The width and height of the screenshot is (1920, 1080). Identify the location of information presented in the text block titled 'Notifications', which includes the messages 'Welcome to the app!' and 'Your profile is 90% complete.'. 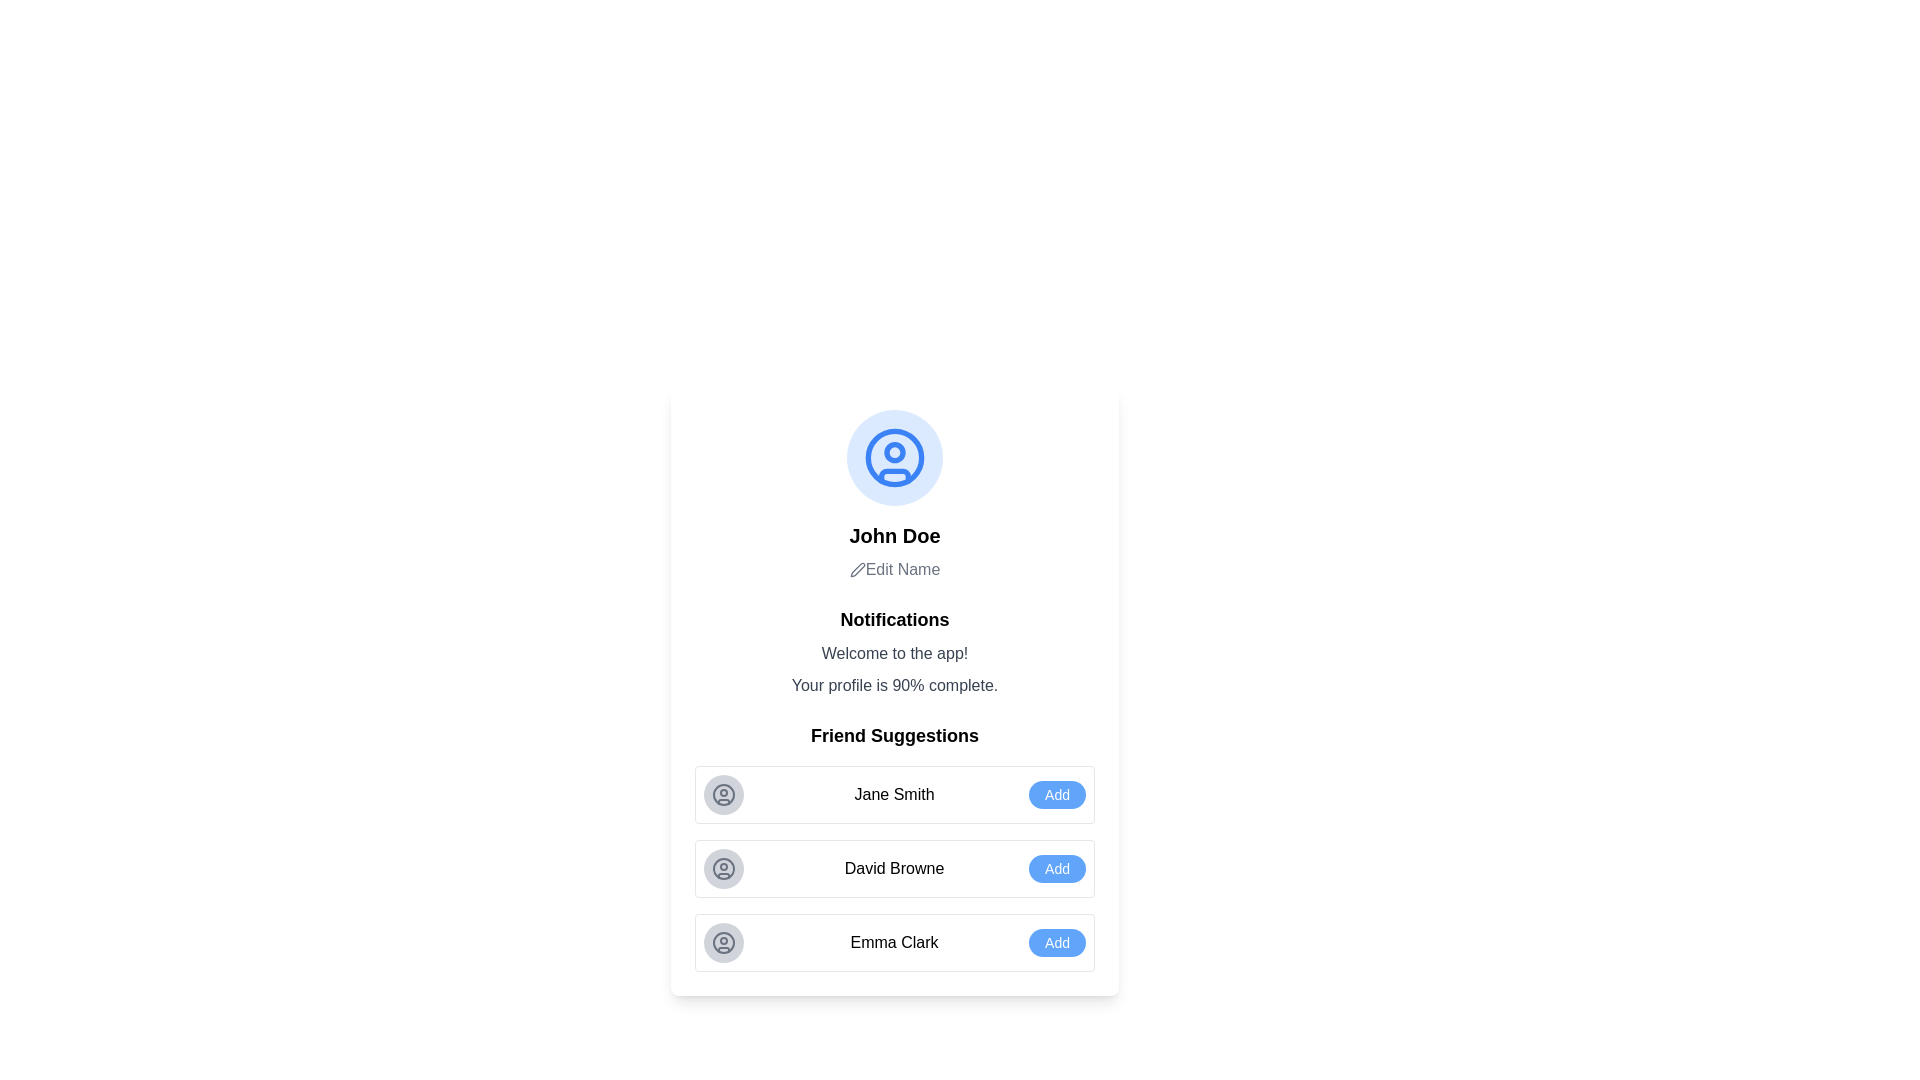
(893, 651).